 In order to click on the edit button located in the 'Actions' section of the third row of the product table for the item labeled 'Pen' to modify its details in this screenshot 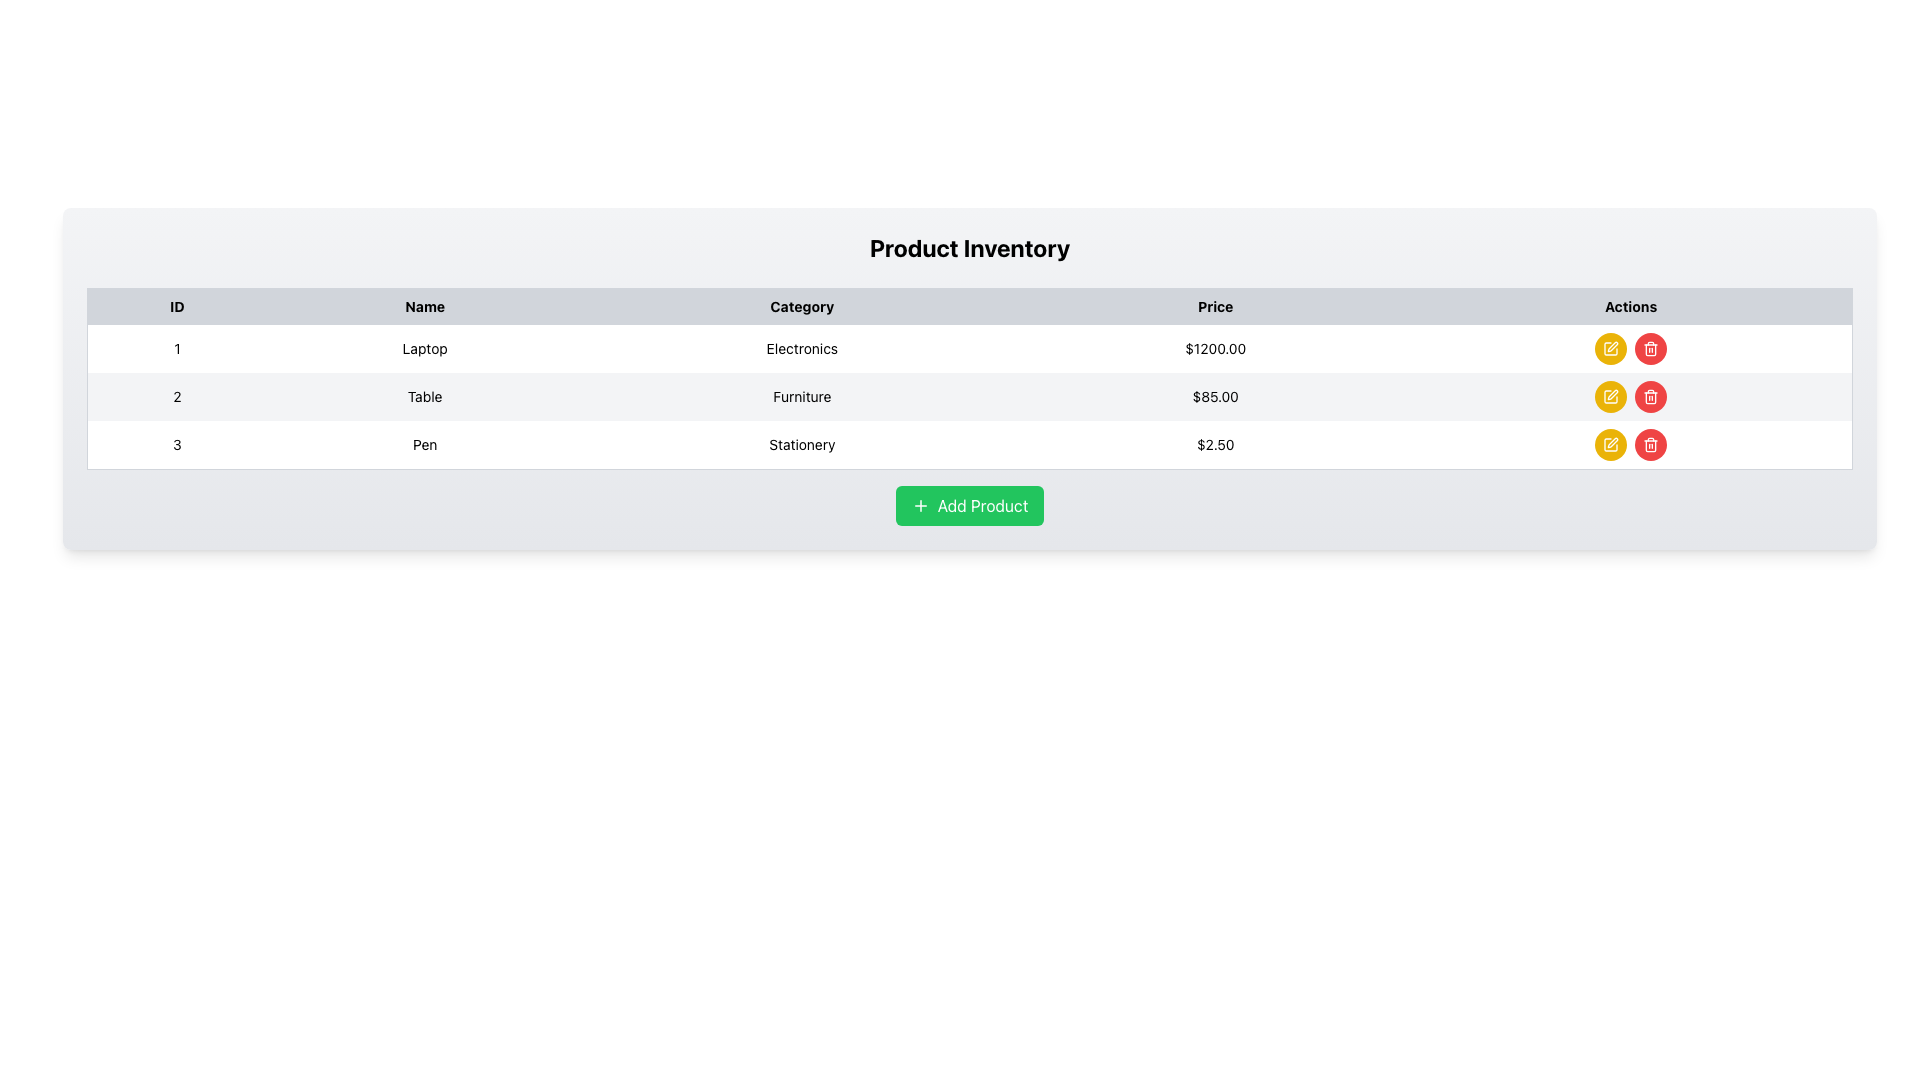, I will do `click(1613, 394)`.